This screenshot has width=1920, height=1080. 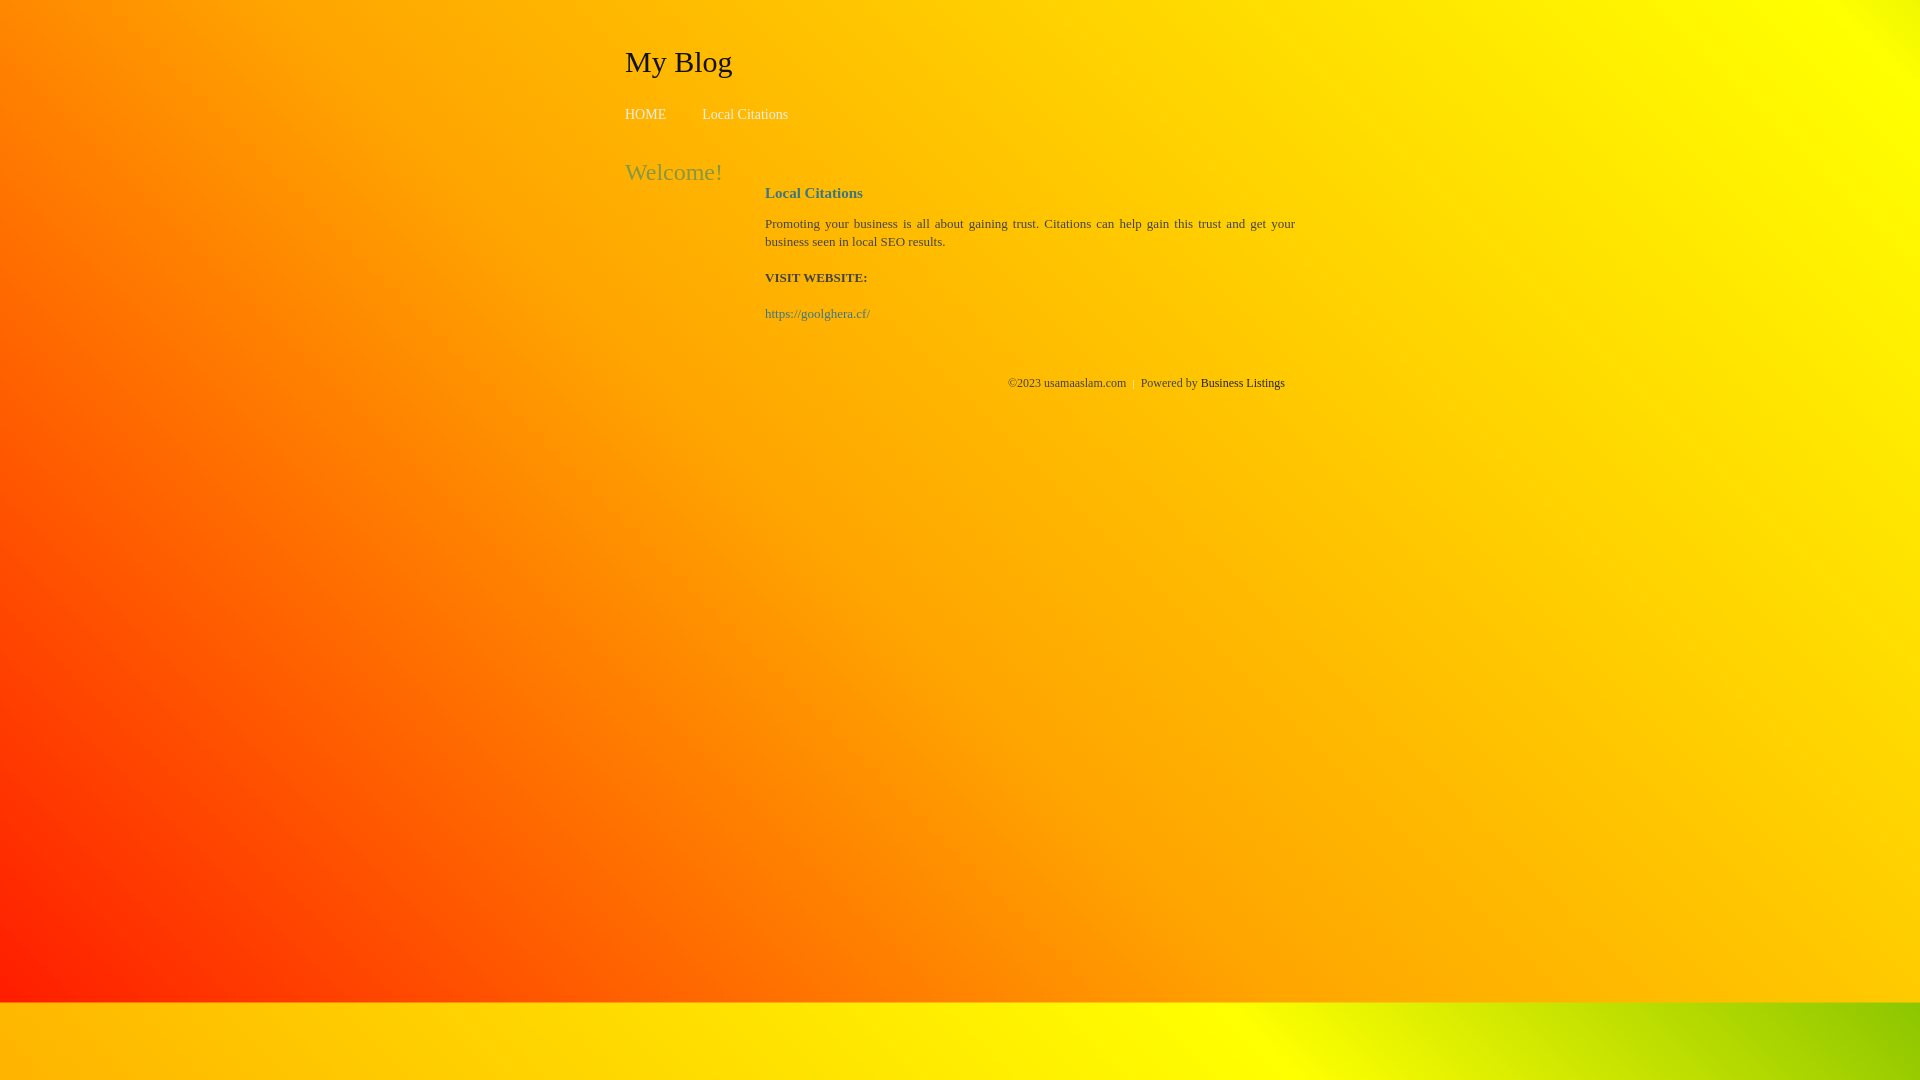 What do you see at coordinates (817, 313) in the screenshot?
I see `'https://goolghera.cf/'` at bounding box center [817, 313].